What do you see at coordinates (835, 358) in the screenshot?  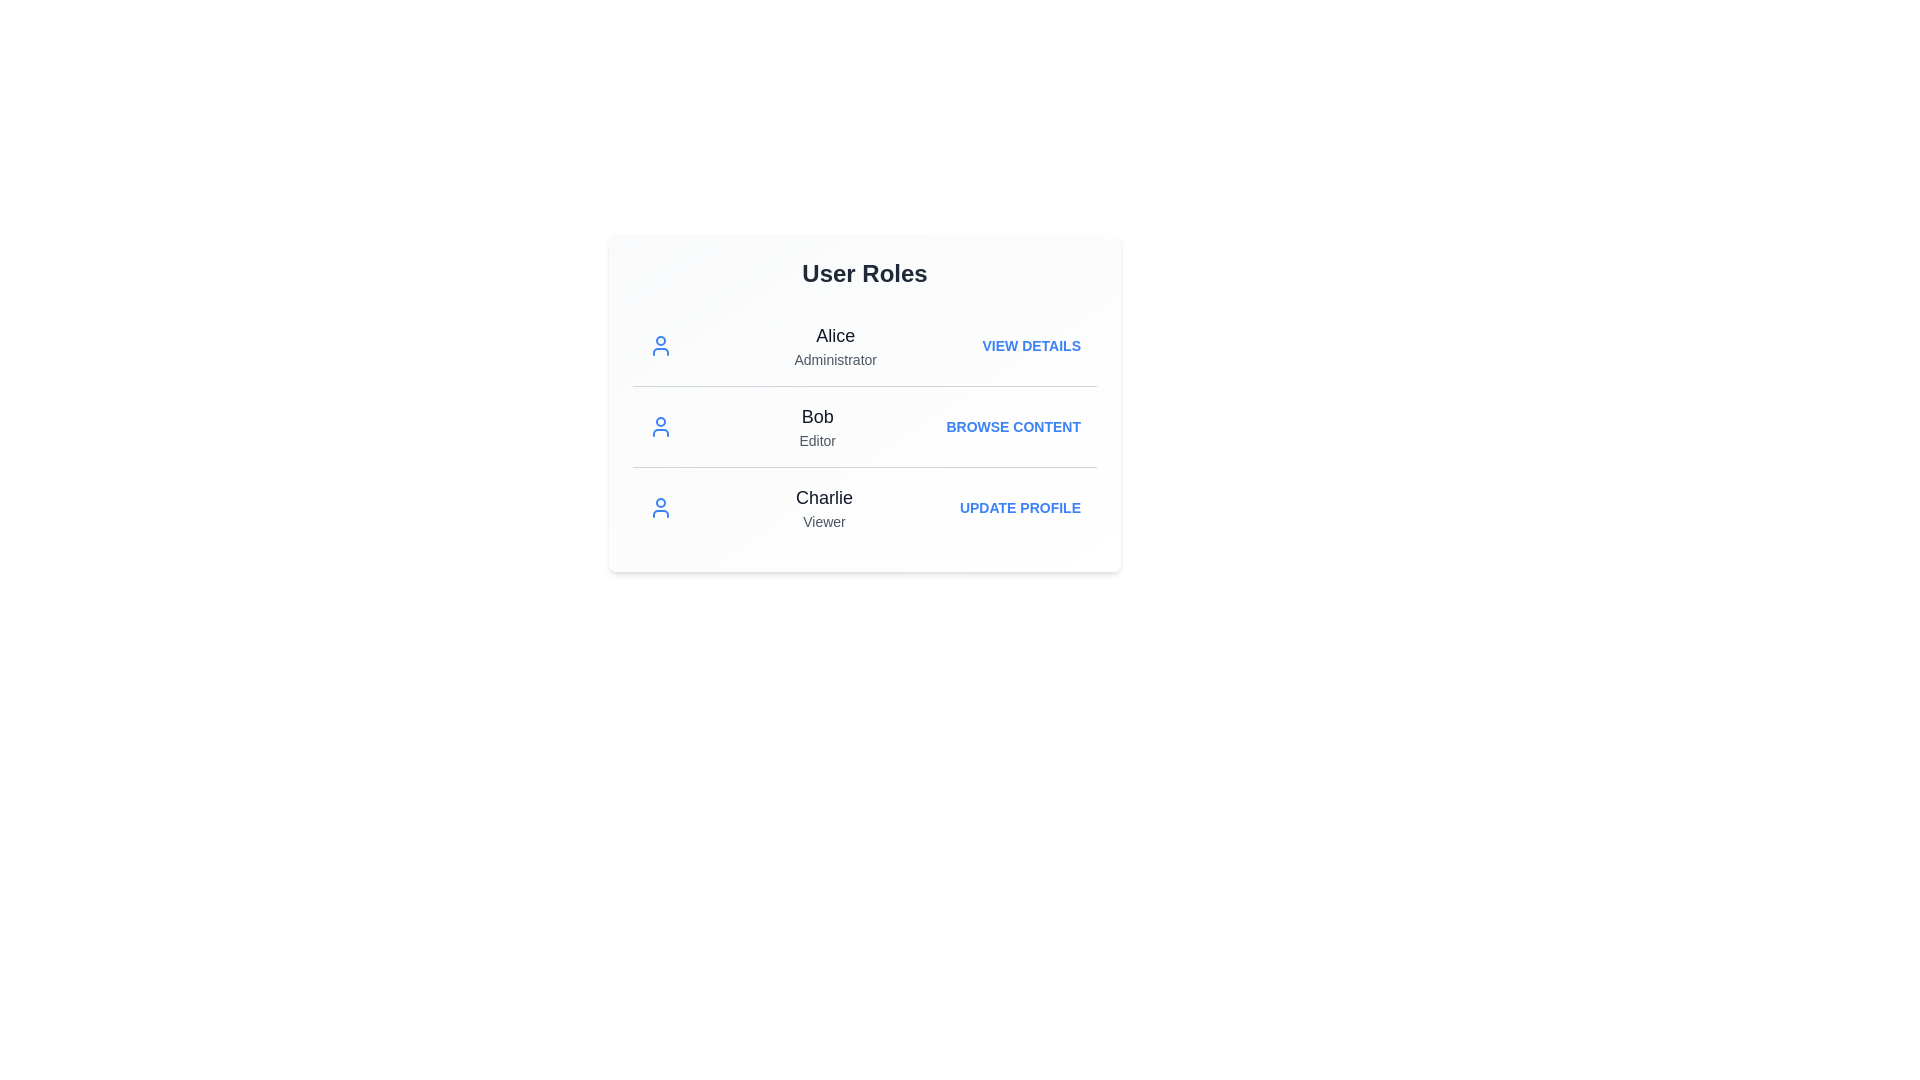 I see `the Text label indicating the role or designation of the user 'Alice' within the list of user roles, which is aligned below the text 'Alice' in the first row of user roles details` at bounding box center [835, 358].